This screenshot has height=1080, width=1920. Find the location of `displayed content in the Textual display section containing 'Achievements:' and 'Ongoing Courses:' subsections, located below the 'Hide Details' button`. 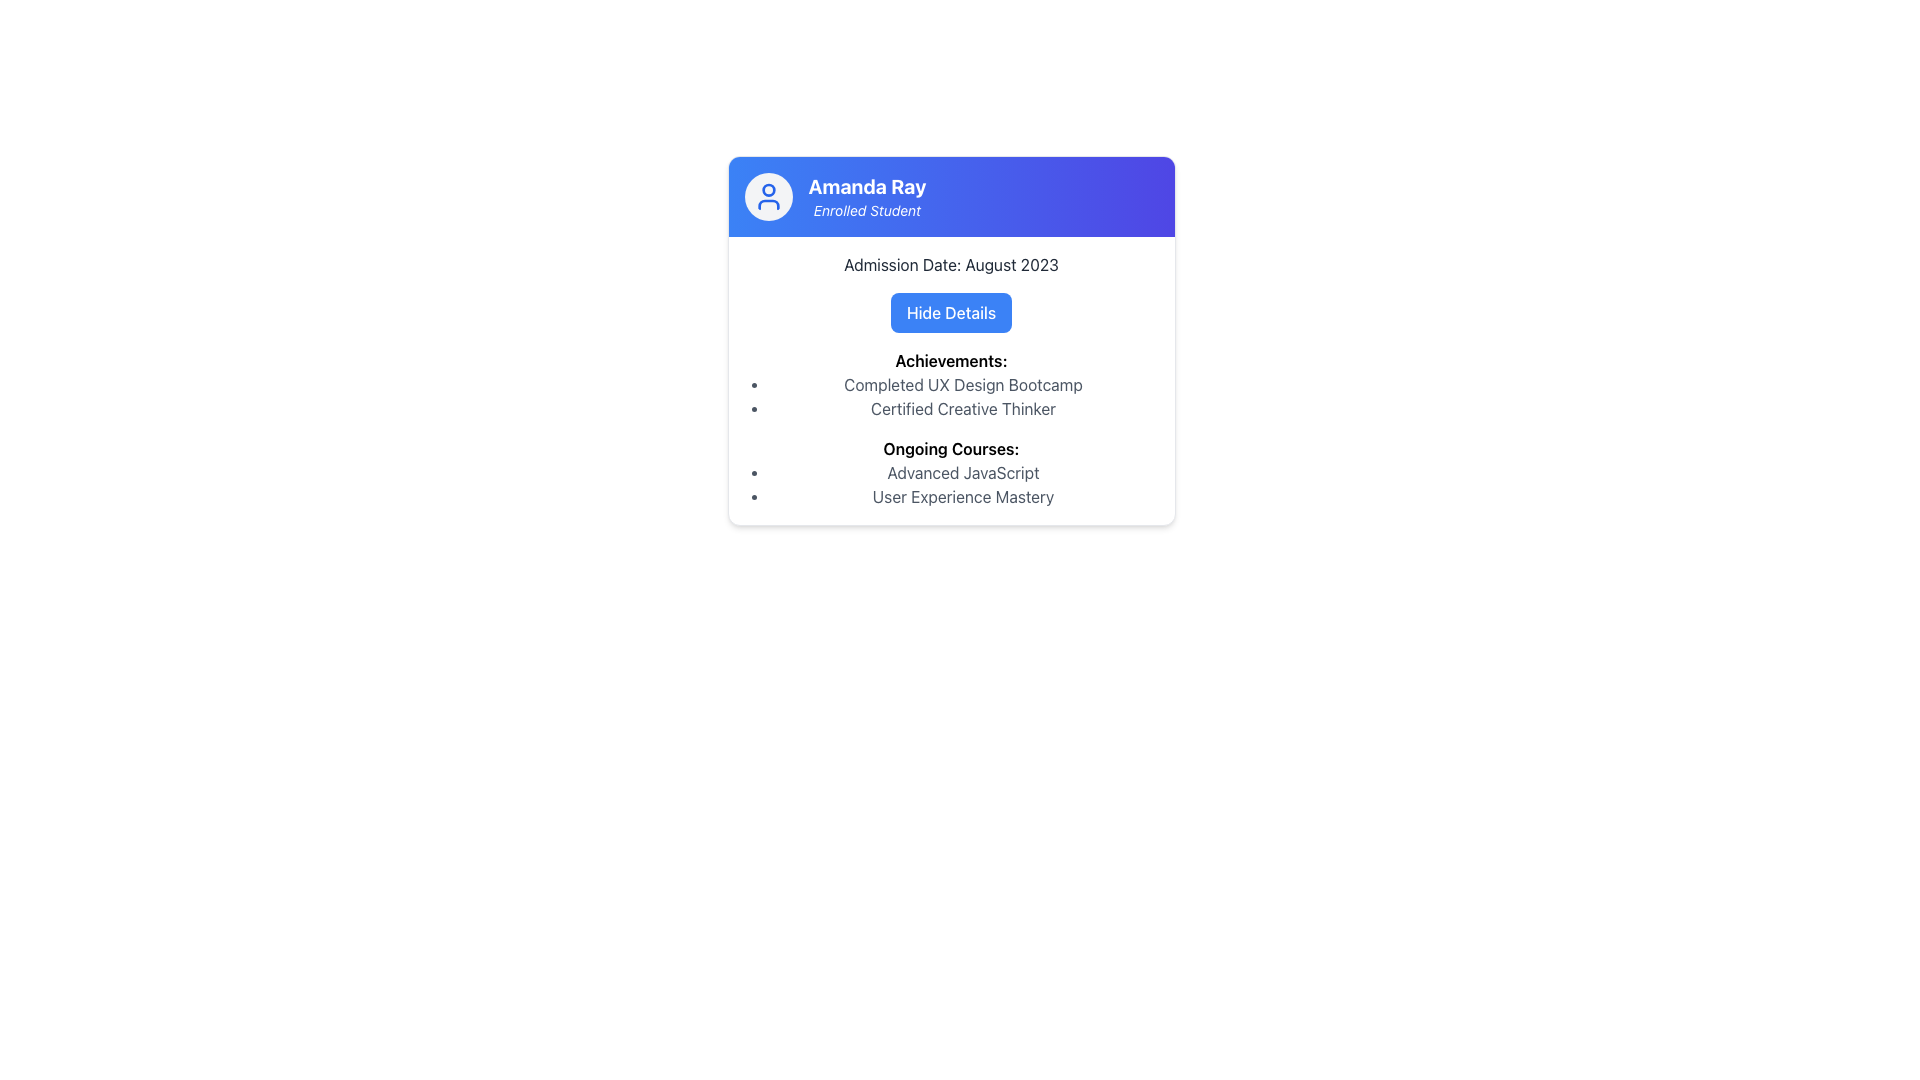

displayed content in the Textual display section containing 'Achievements:' and 'Ongoing Courses:' subsections, located below the 'Hide Details' button is located at coordinates (950, 427).